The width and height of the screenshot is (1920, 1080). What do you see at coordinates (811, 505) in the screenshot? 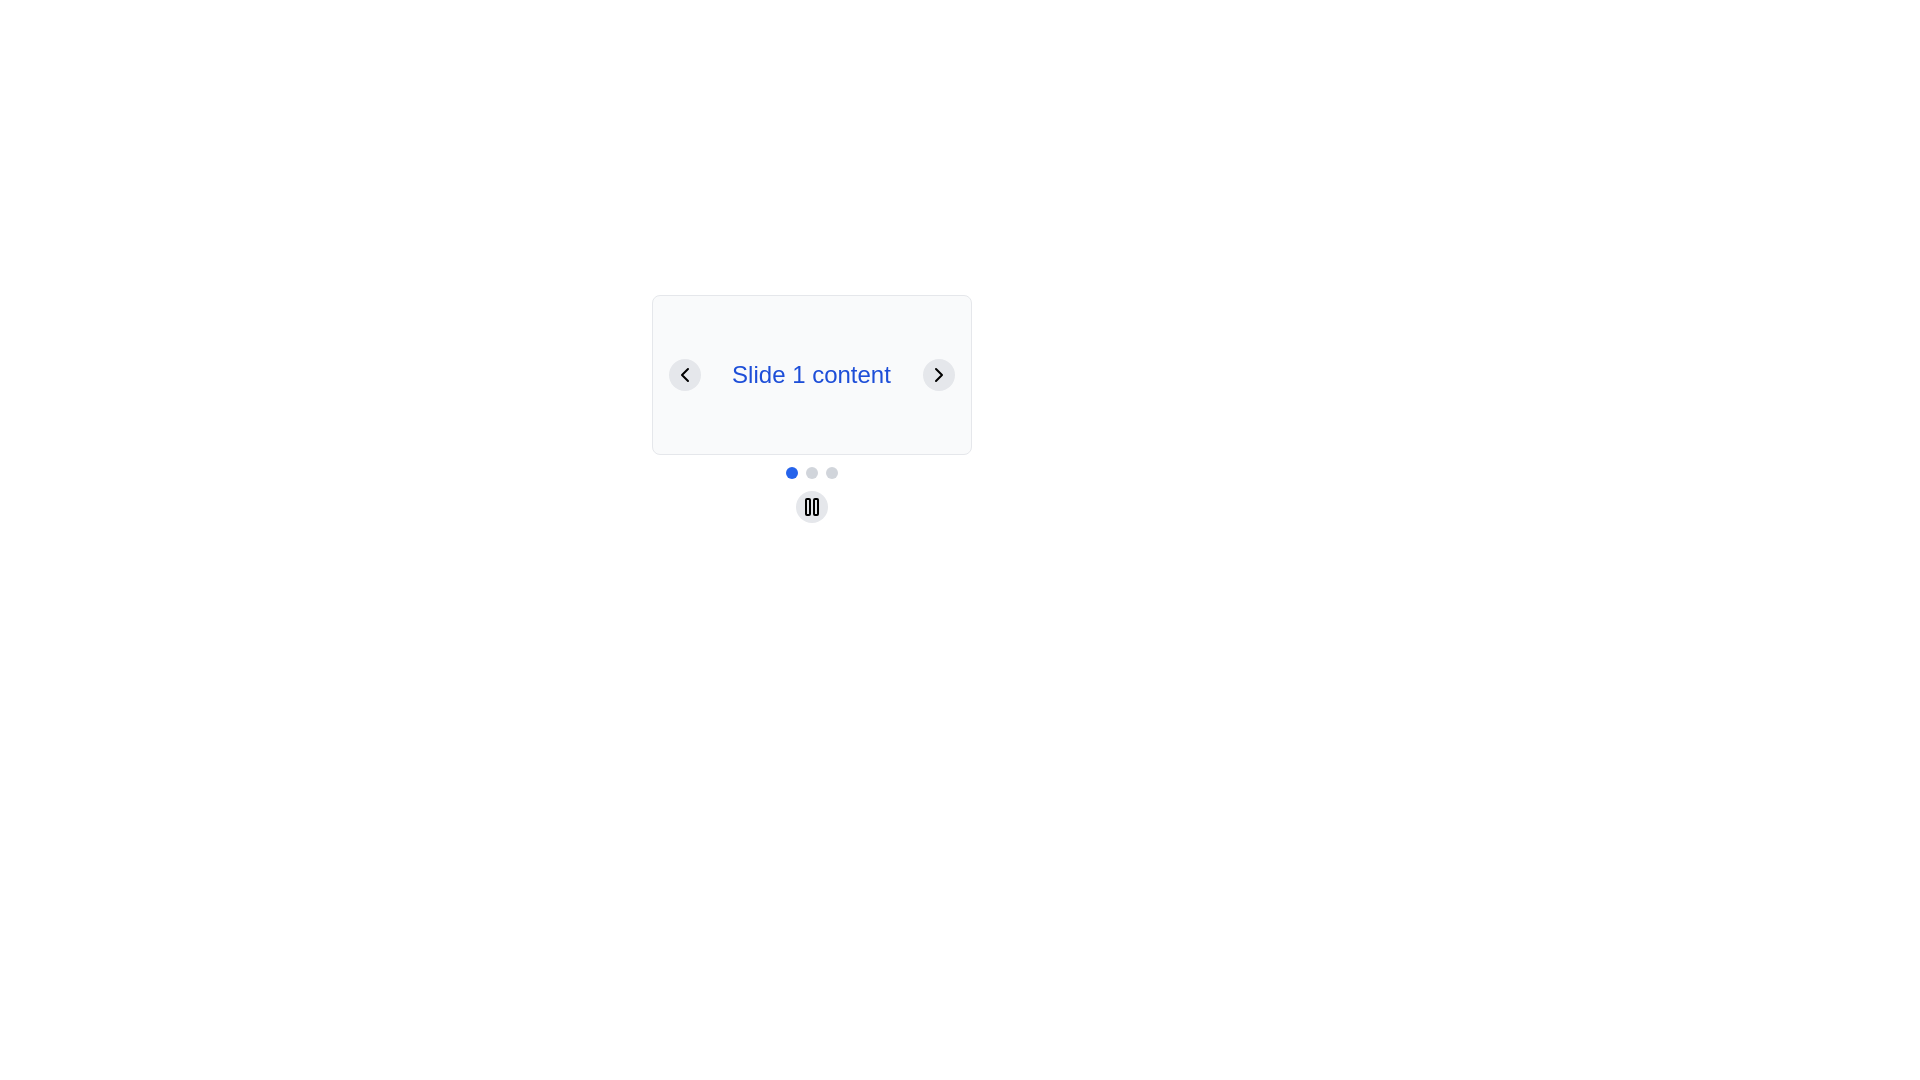
I see `the 'Pause' button, which is an icon button with a pause symbol located at the center-bottom of the interface` at bounding box center [811, 505].